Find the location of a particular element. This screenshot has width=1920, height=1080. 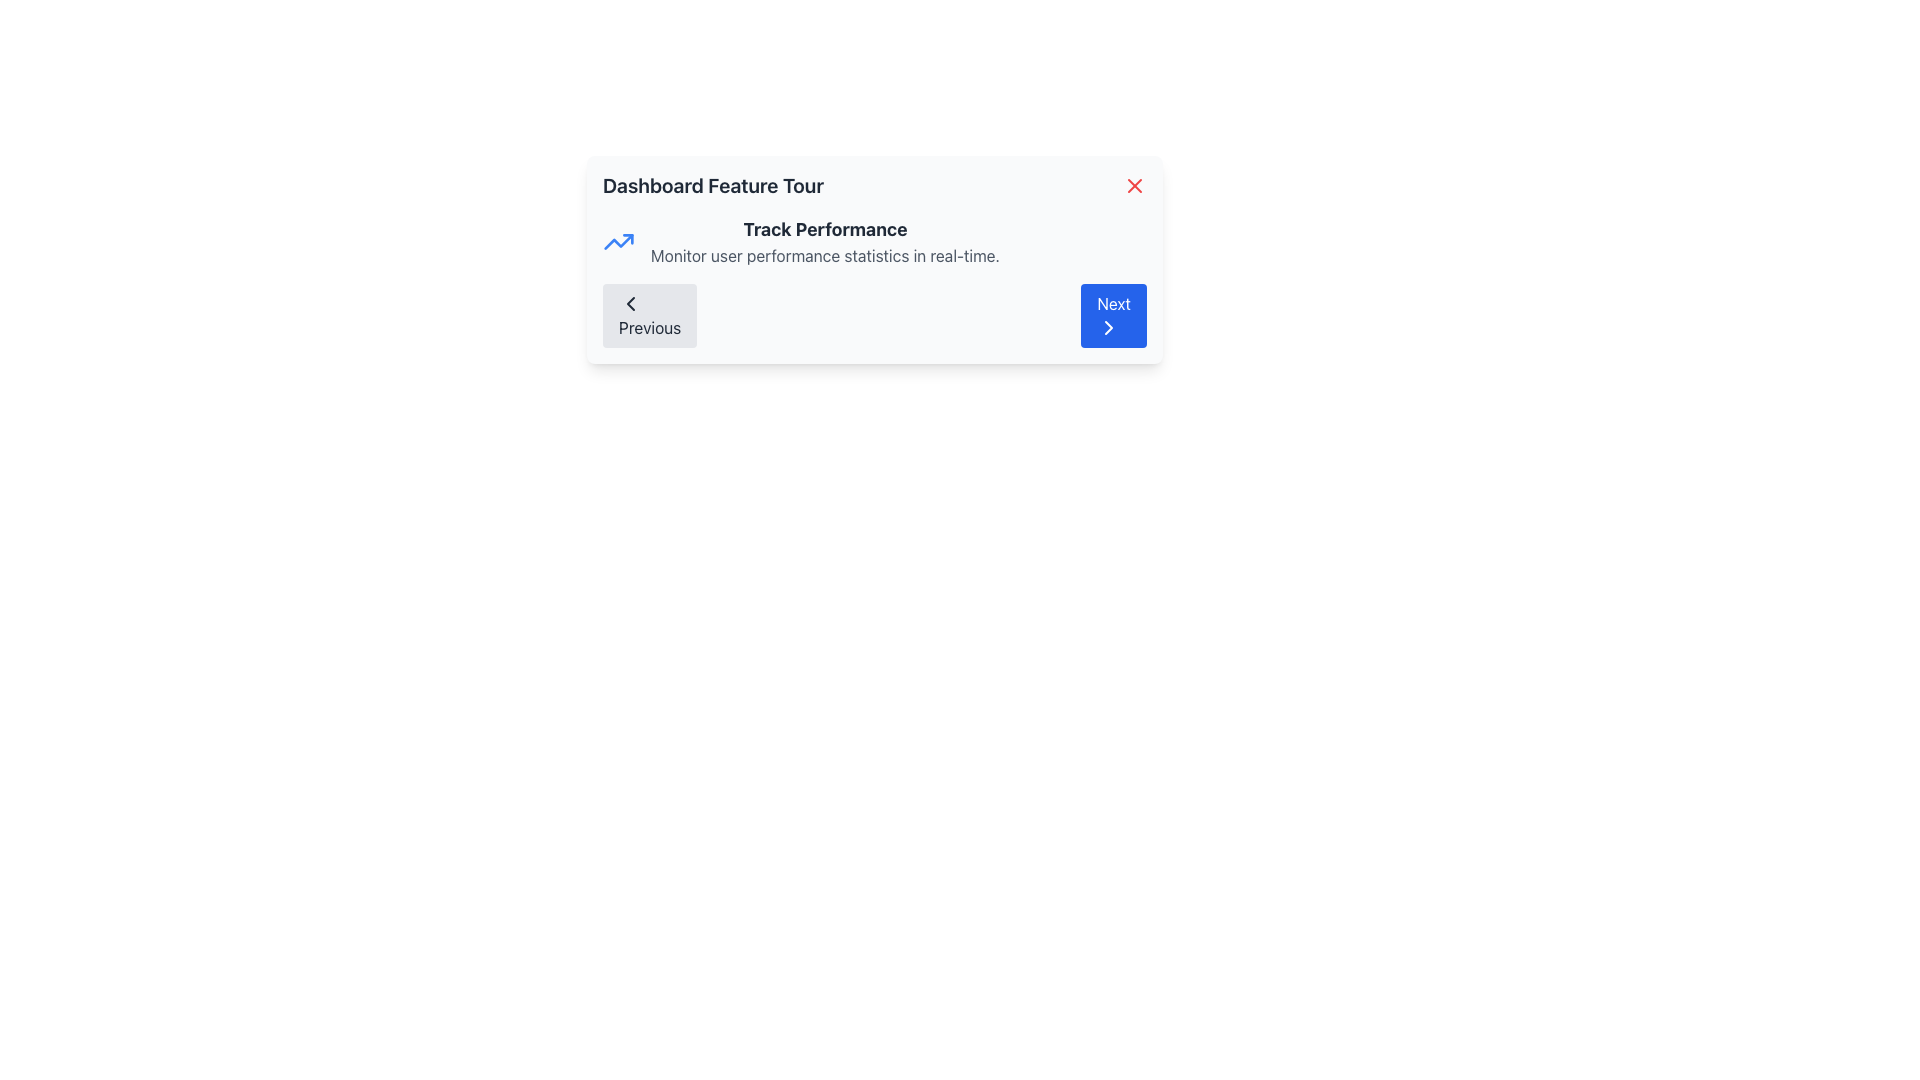

the visual indicator icon located at the center of the 'Next' button in the bottom-right of the interface, which is part of the navigation panel within a dialogue box is located at coordinates (1108, 326).